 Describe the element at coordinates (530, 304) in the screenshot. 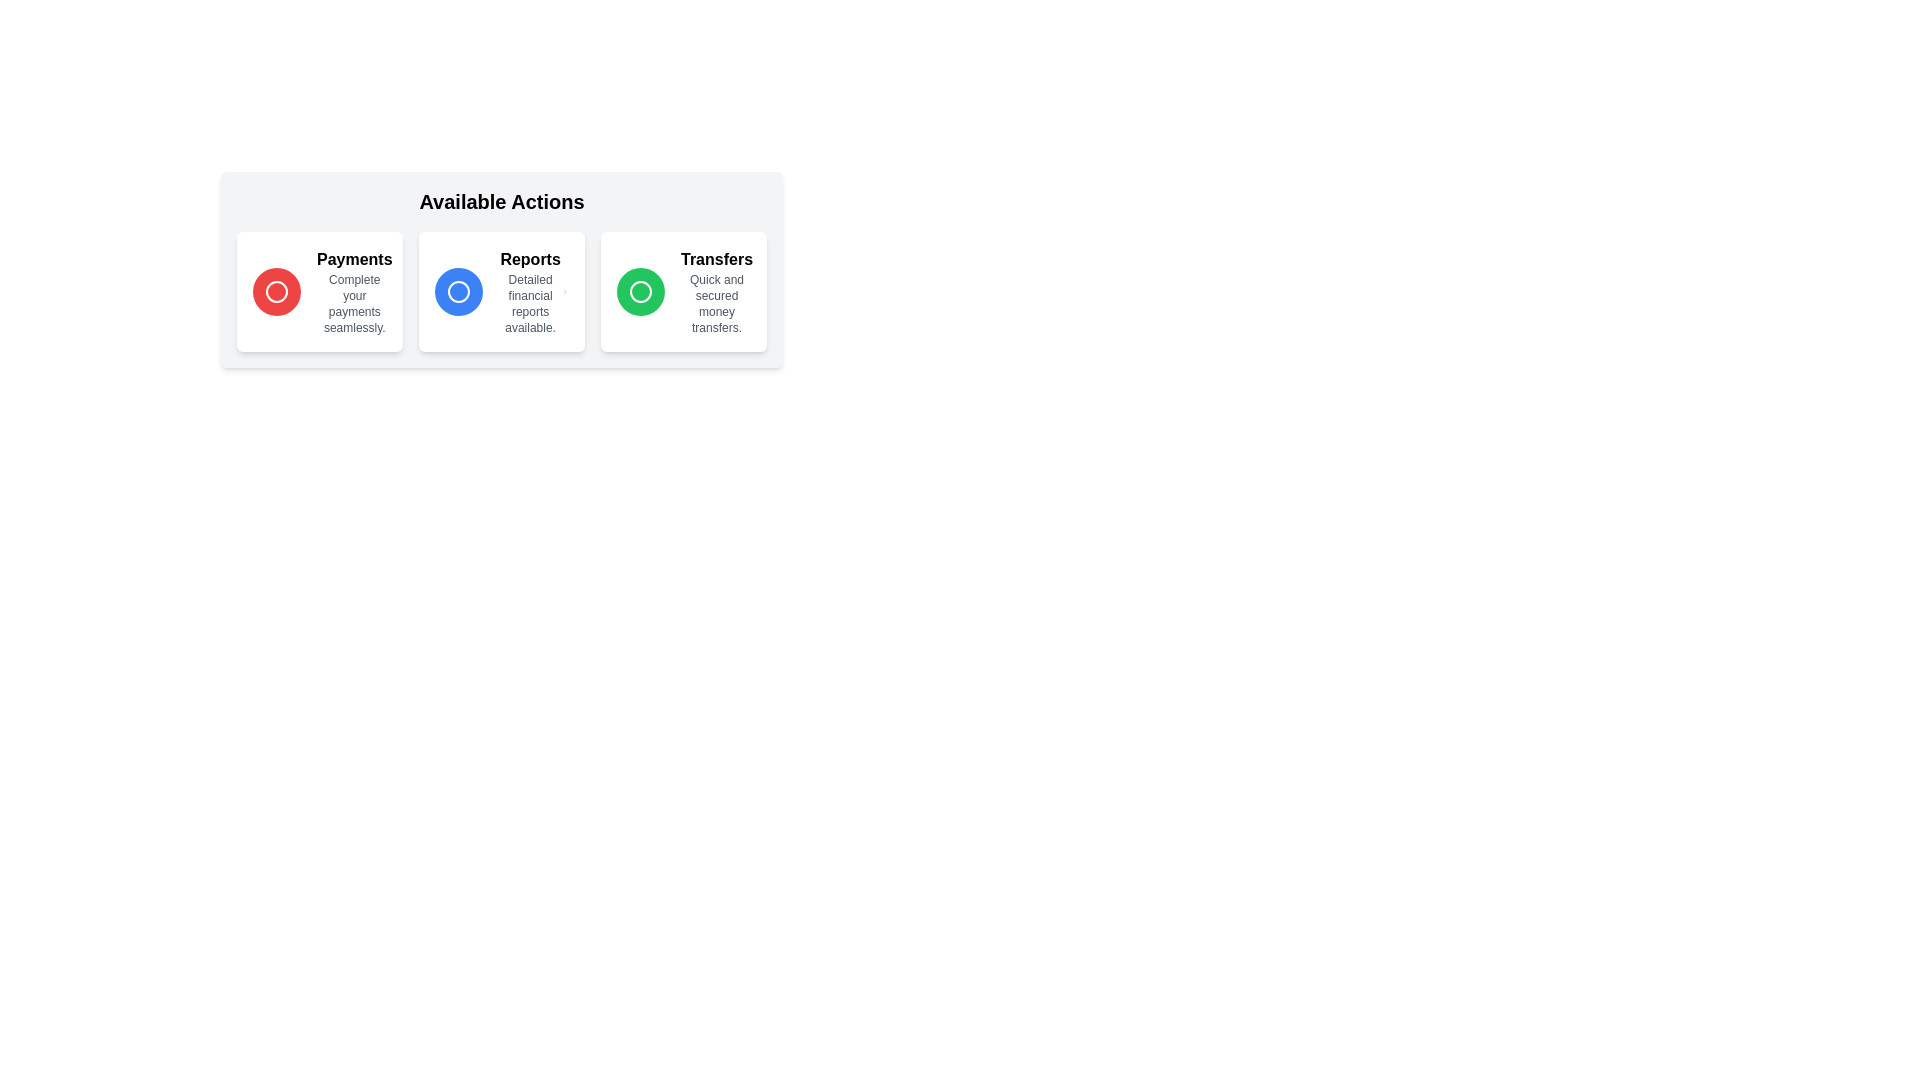

I see `the Text Block displaying 'Detailed financial reports available.' which is located below the 'Reports' heading in the middle panel` at that location.